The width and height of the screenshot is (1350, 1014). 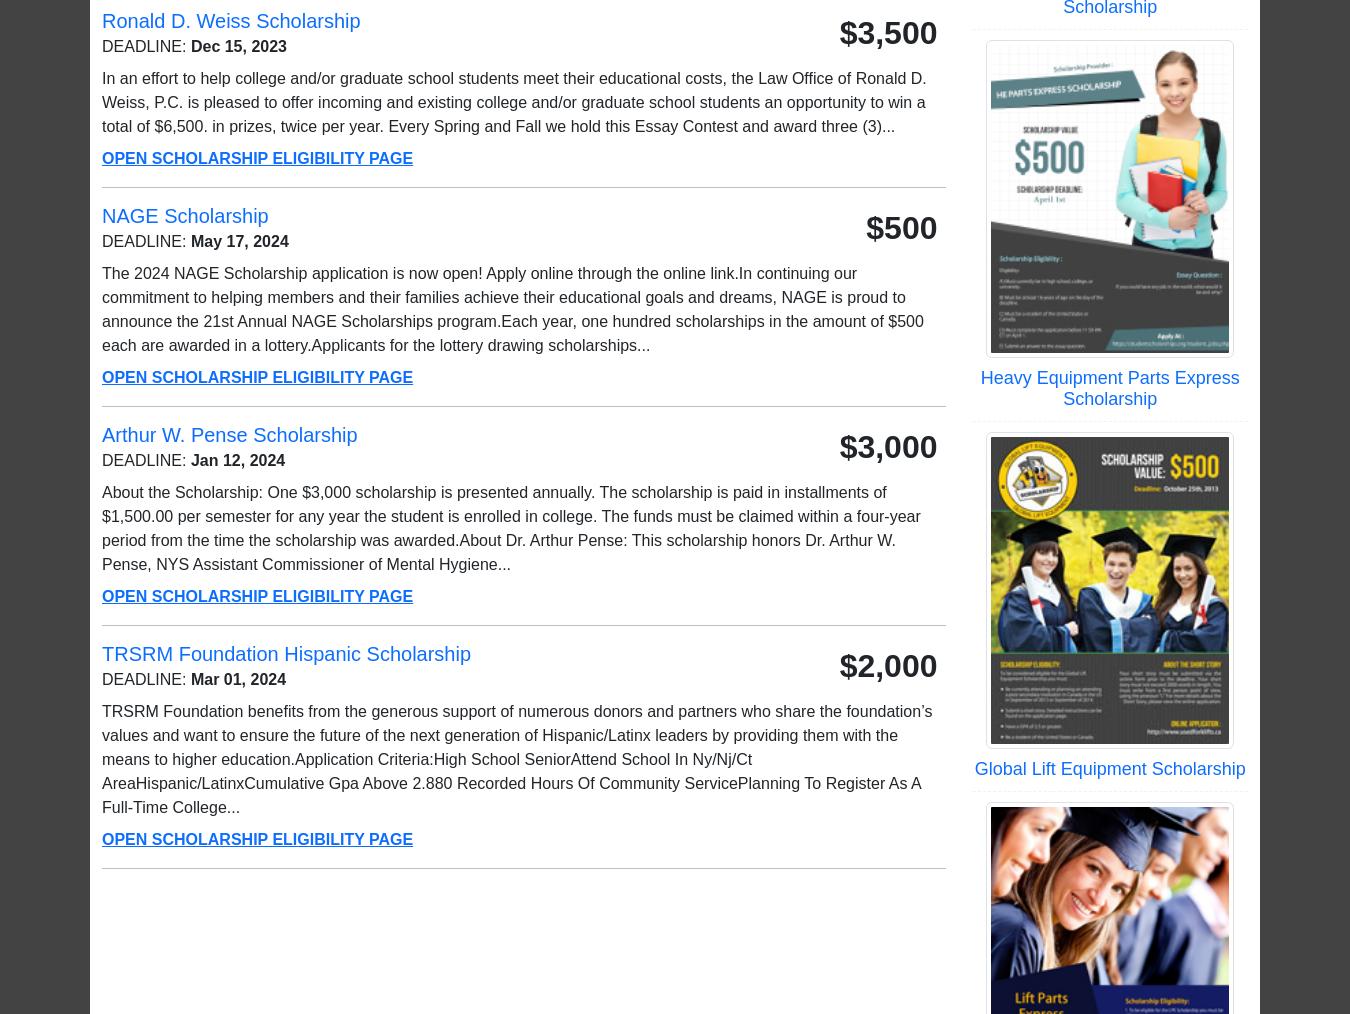 What do you see at coordinates (222, 958) in the screenshot?
I see `'Posters'` at bounding box center [222, 958].